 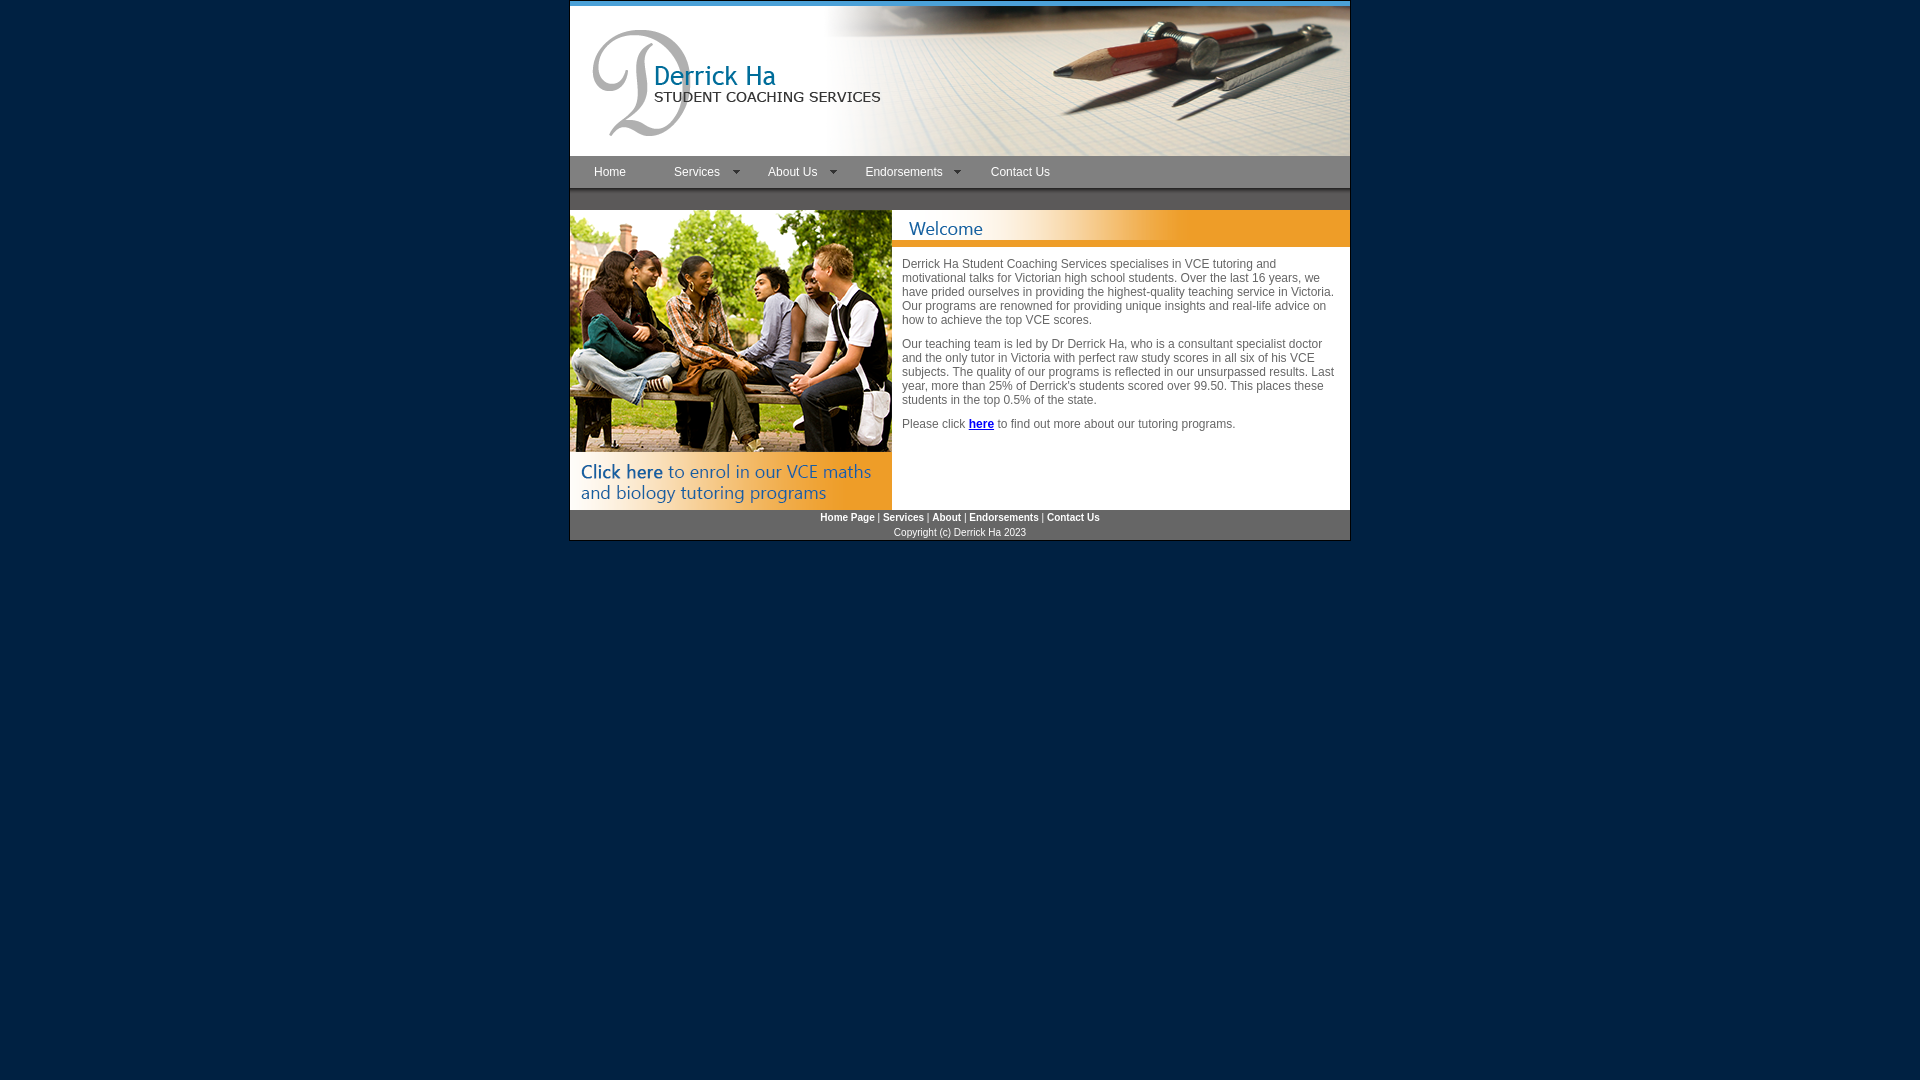 What do you see at coordinates (696, 171) in the screenshot?
I see `'Services'` at bounding box center [696, 171].